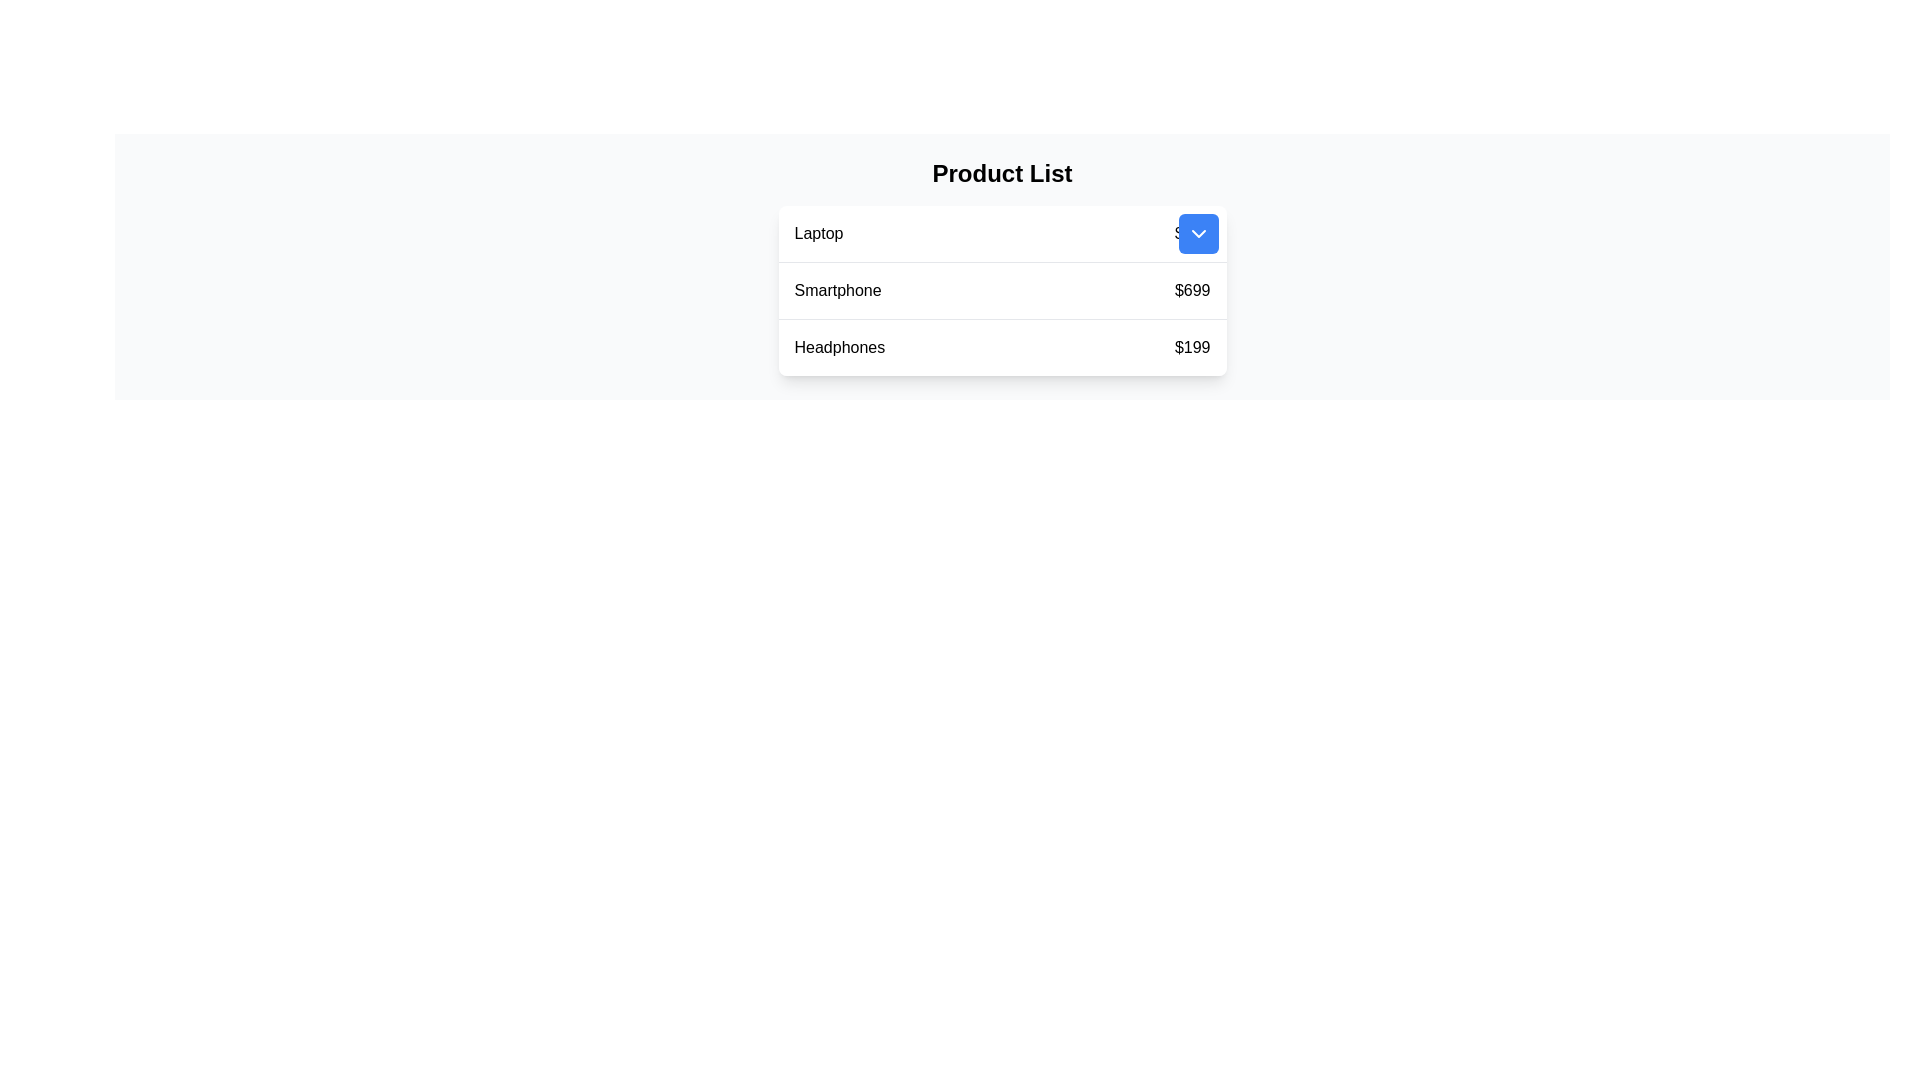 The image size is (1920, 1080). Describe the element at coordinates (1002, 291) in the screenshot. I see `the list item displaying 'Smartphone' priced at '$699', which is the second item in the 'Product List'` at that location.